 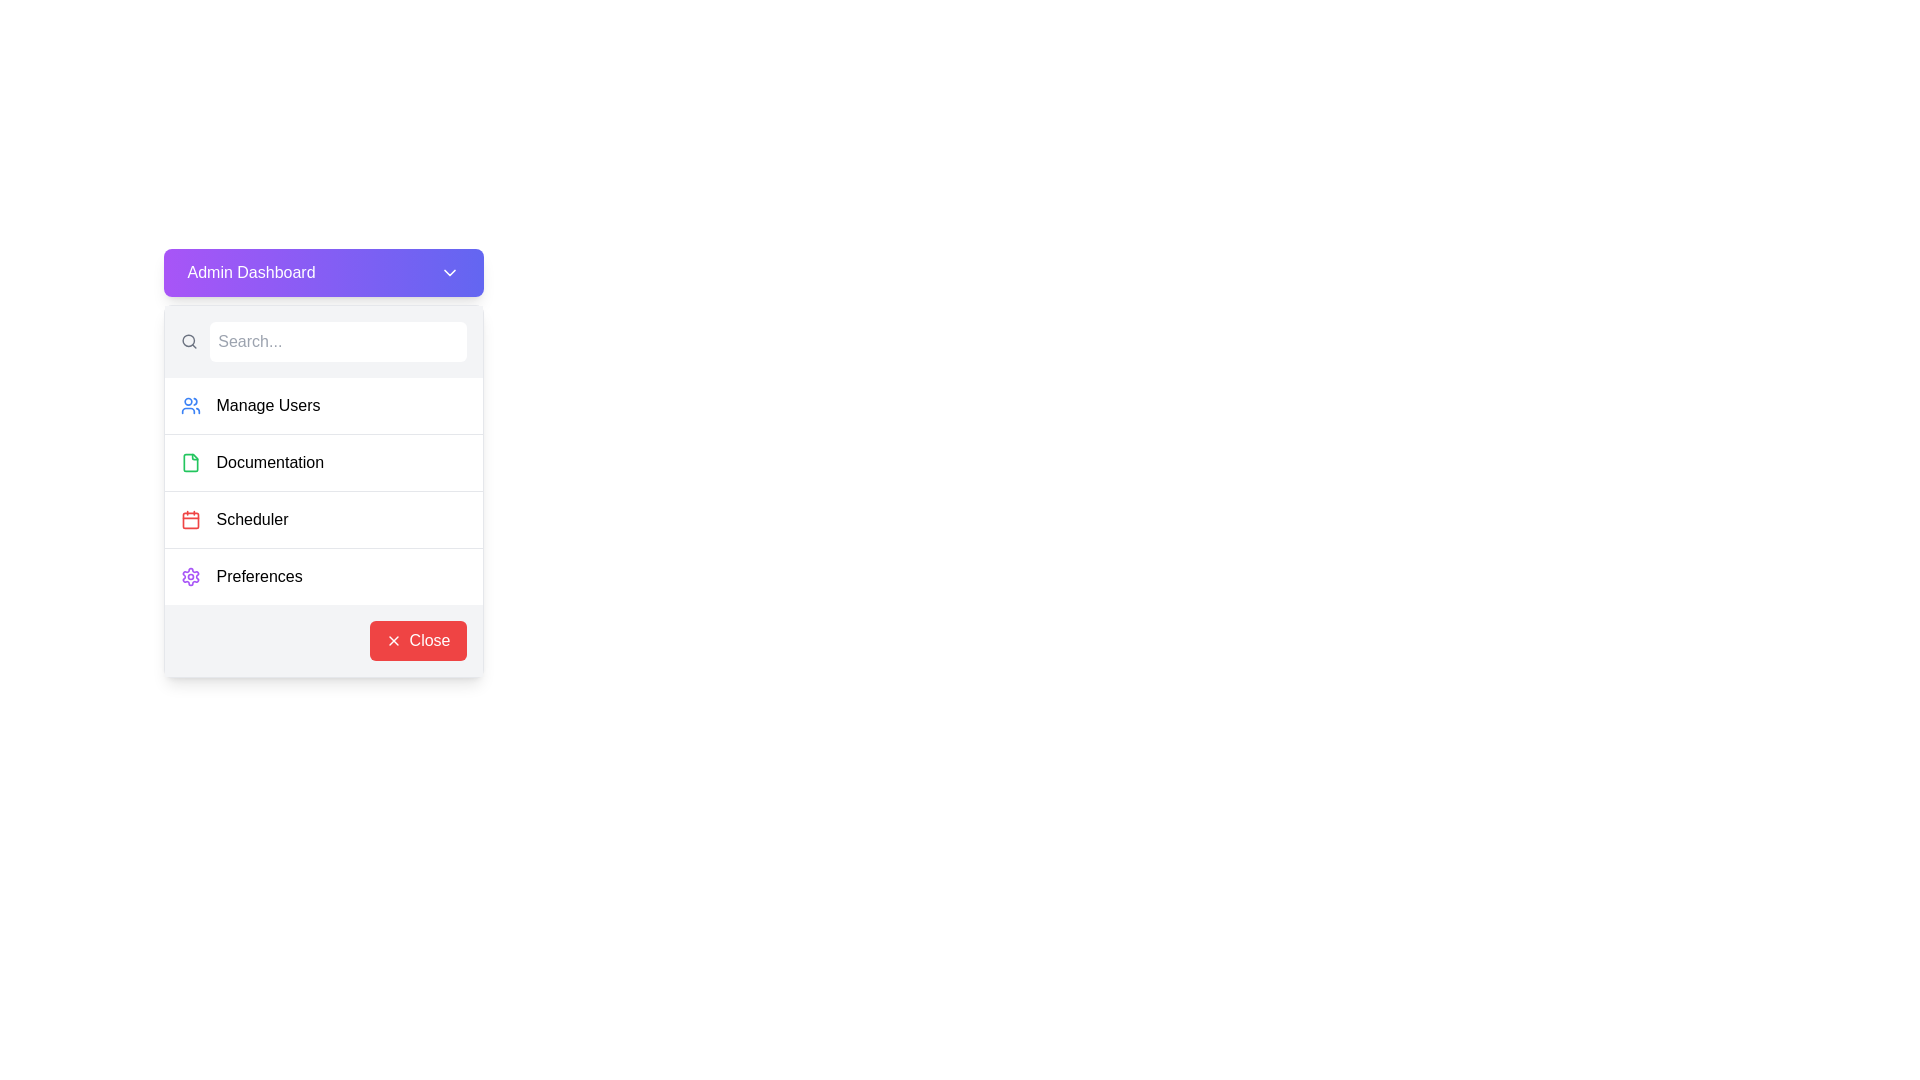 I want to click on the magnifying glass icon representing the search feature, located below the 'Admin Dashboard' dropdown and to the left of the 'Search...' input field, so click(x=189, y=341).